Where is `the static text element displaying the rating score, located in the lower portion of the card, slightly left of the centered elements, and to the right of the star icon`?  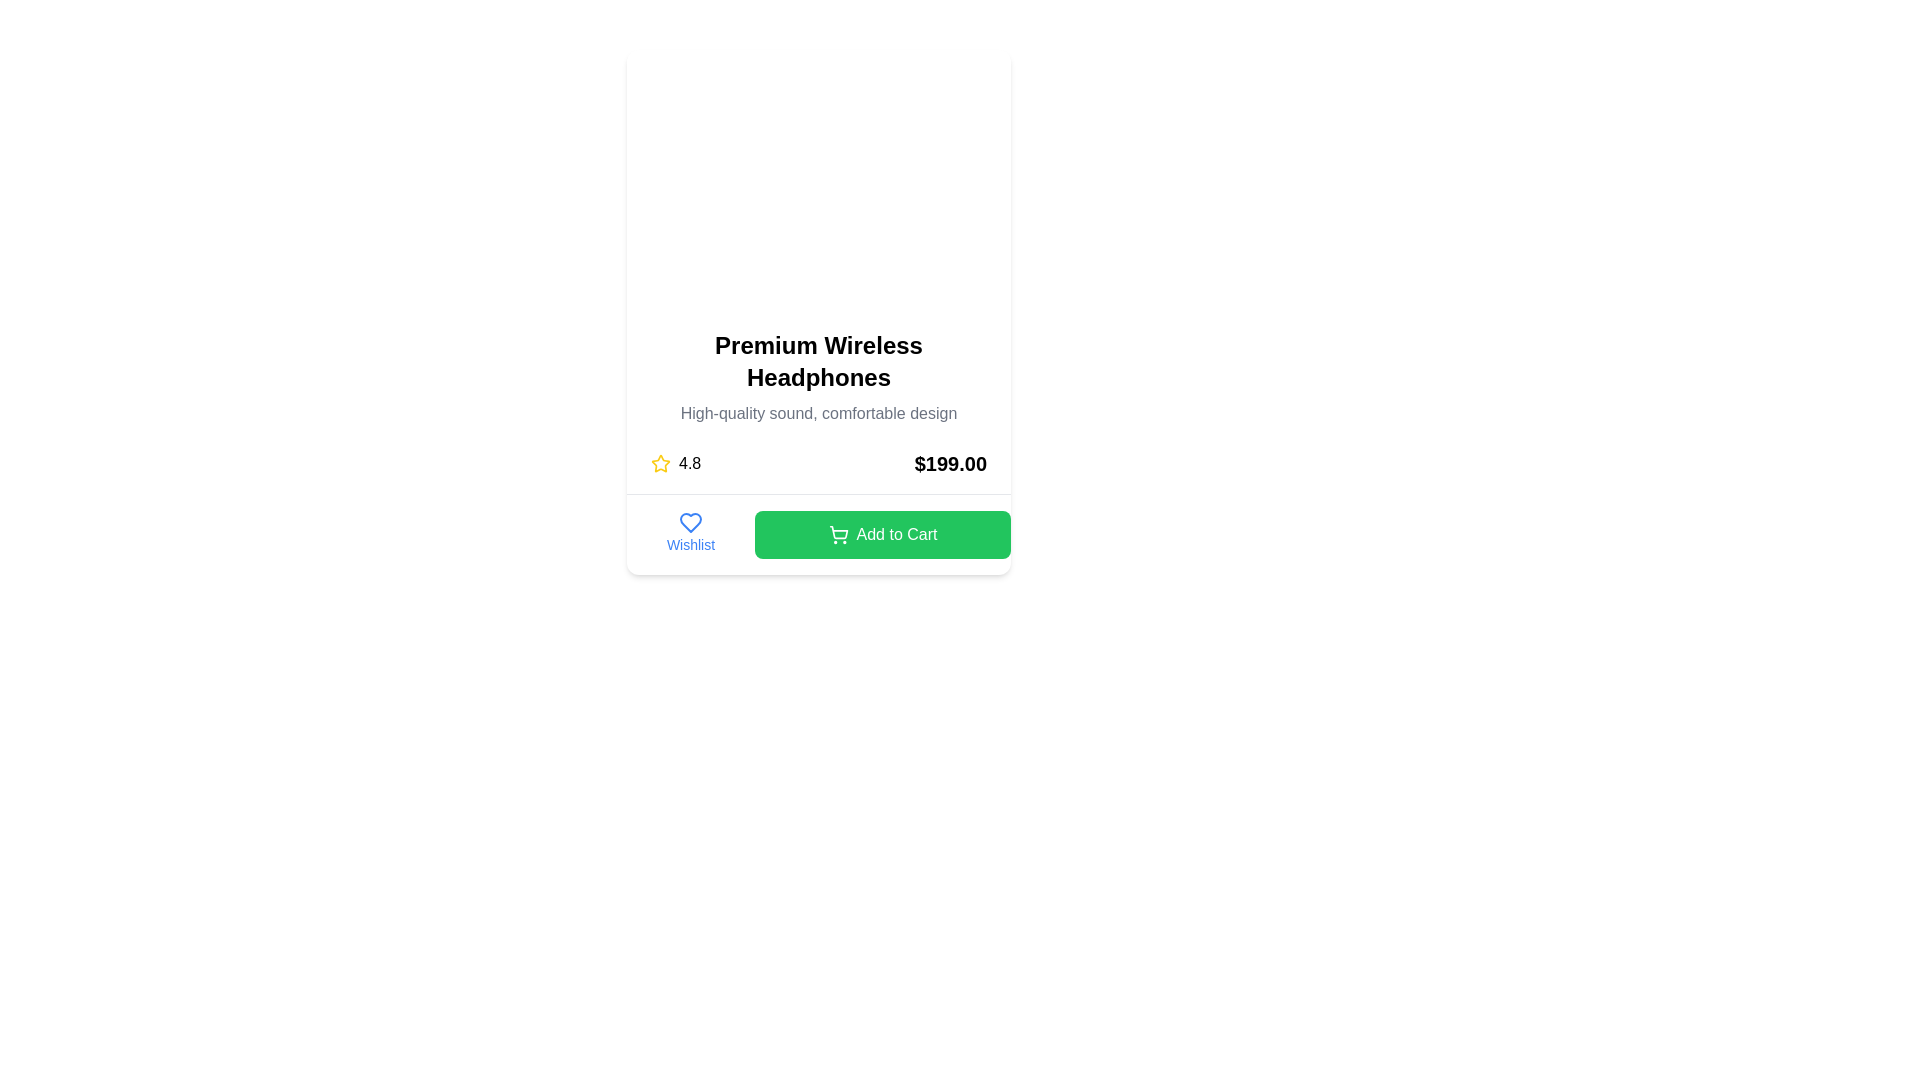
the static text element displaying the rating score, located in the lower portion of the card, slightly left of the centered elements, and to the right of the star icon is located at coordinates (690, 463).